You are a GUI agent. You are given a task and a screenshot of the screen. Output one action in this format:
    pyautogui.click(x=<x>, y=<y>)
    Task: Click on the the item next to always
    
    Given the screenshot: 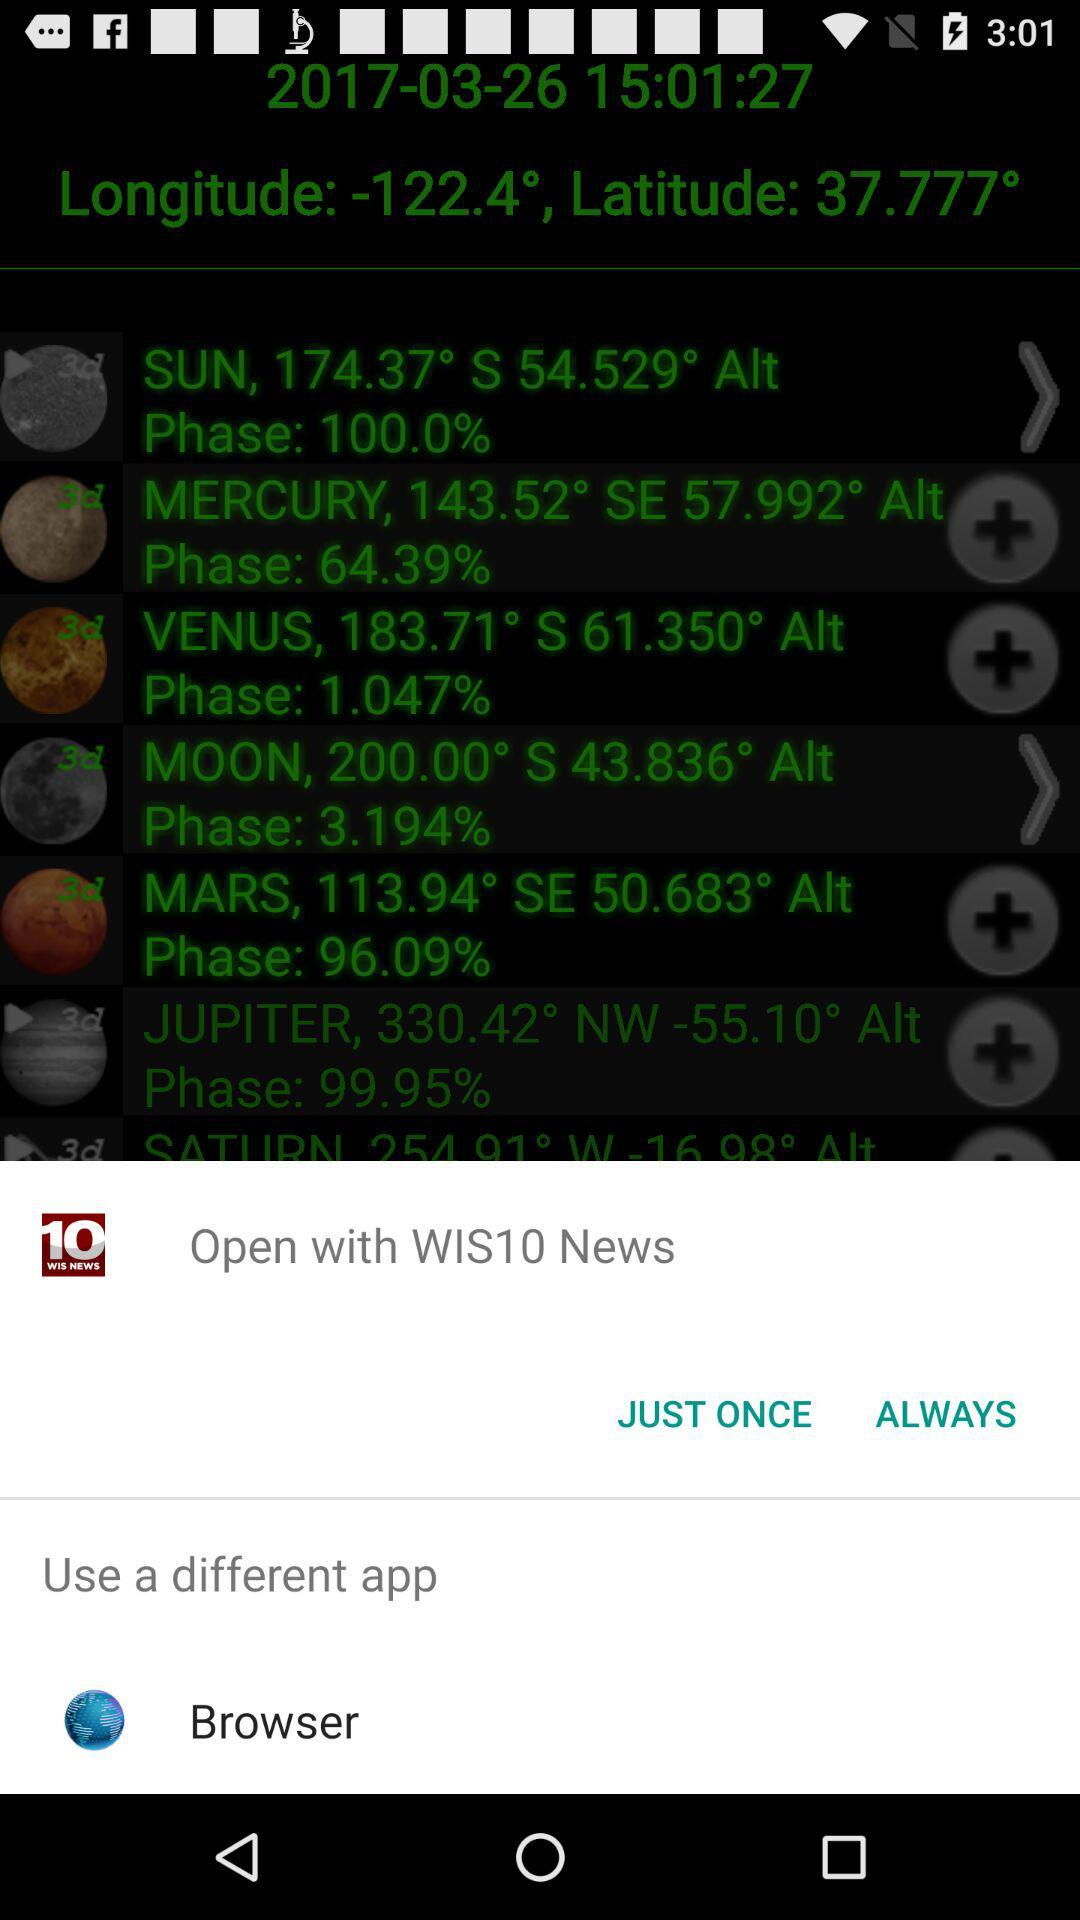 What is the action you would take?
    pyautogui.click(x=713, y=1411)
    